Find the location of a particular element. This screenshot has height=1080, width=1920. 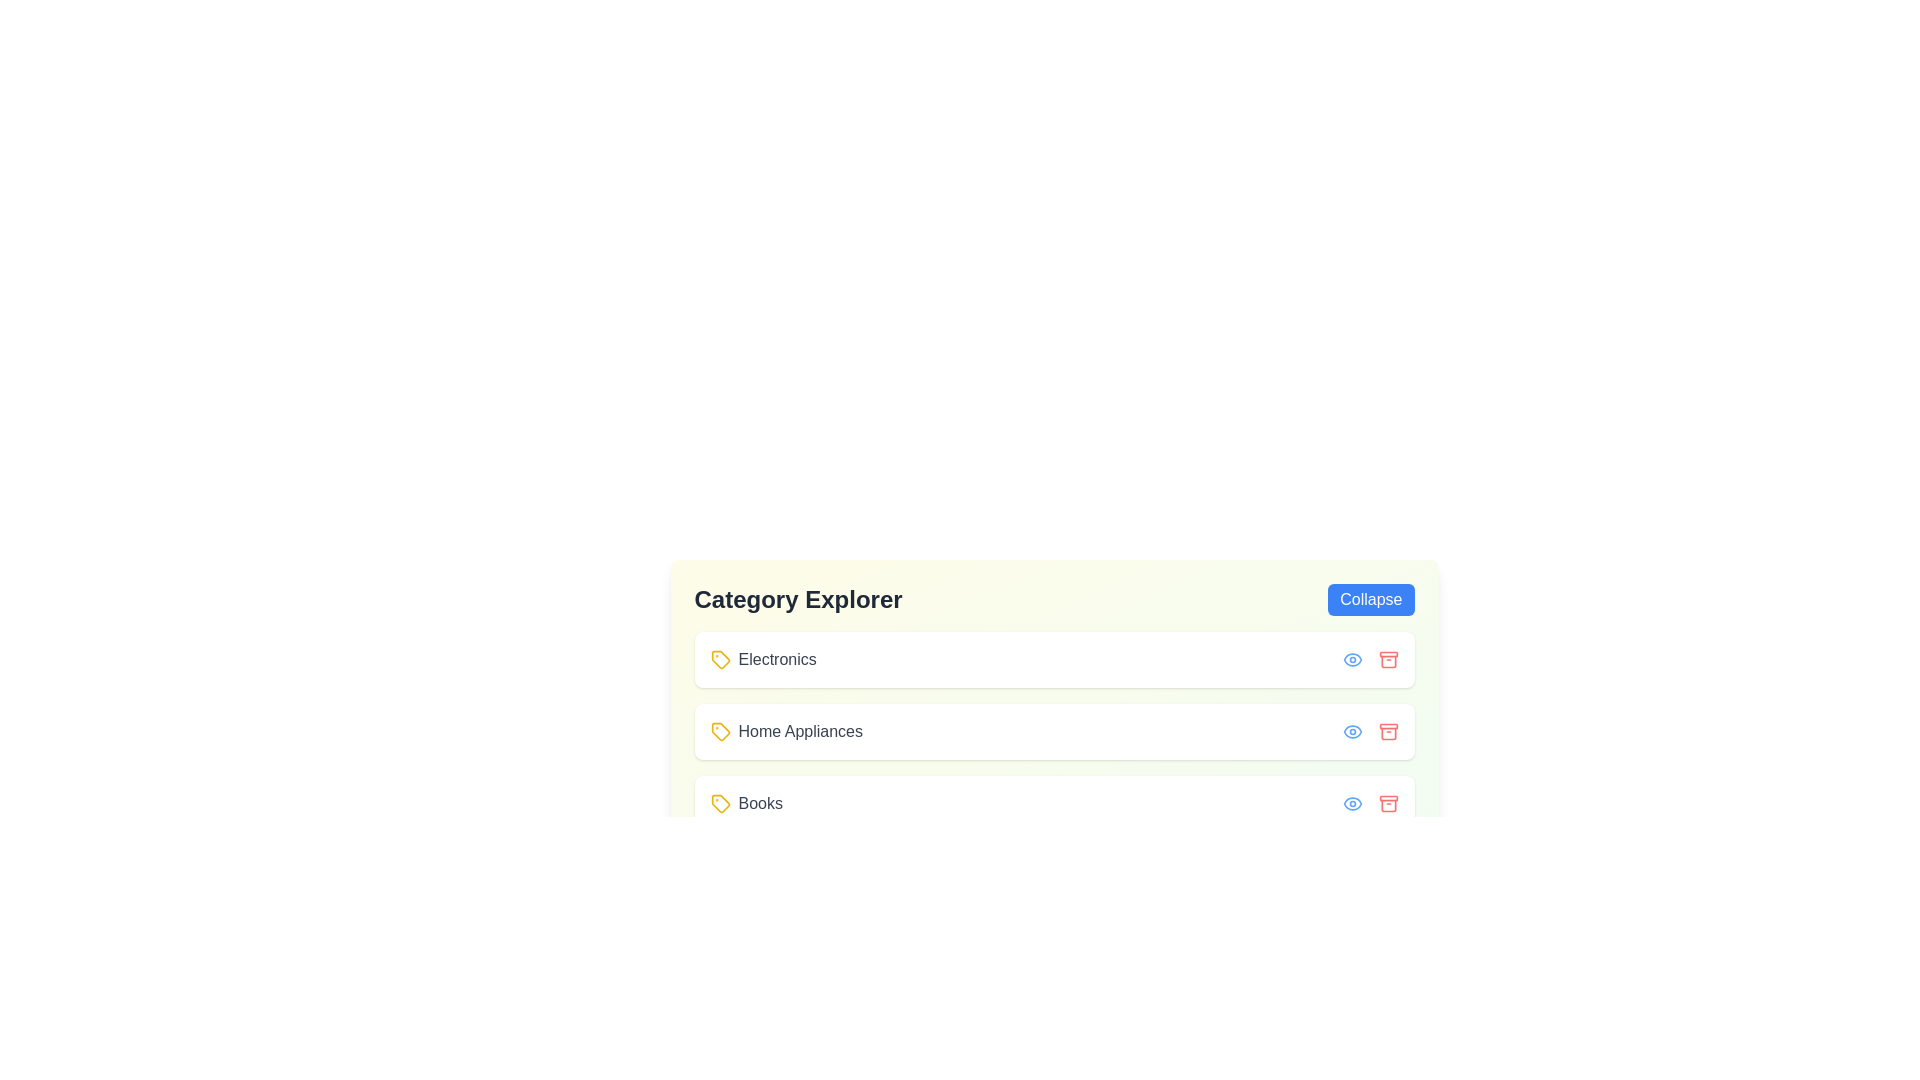

to select the category 'Electronics' from the labeled list item that features a yellow tag-shaped icon and gray sans-serif text is located at coordinates (762, 659).